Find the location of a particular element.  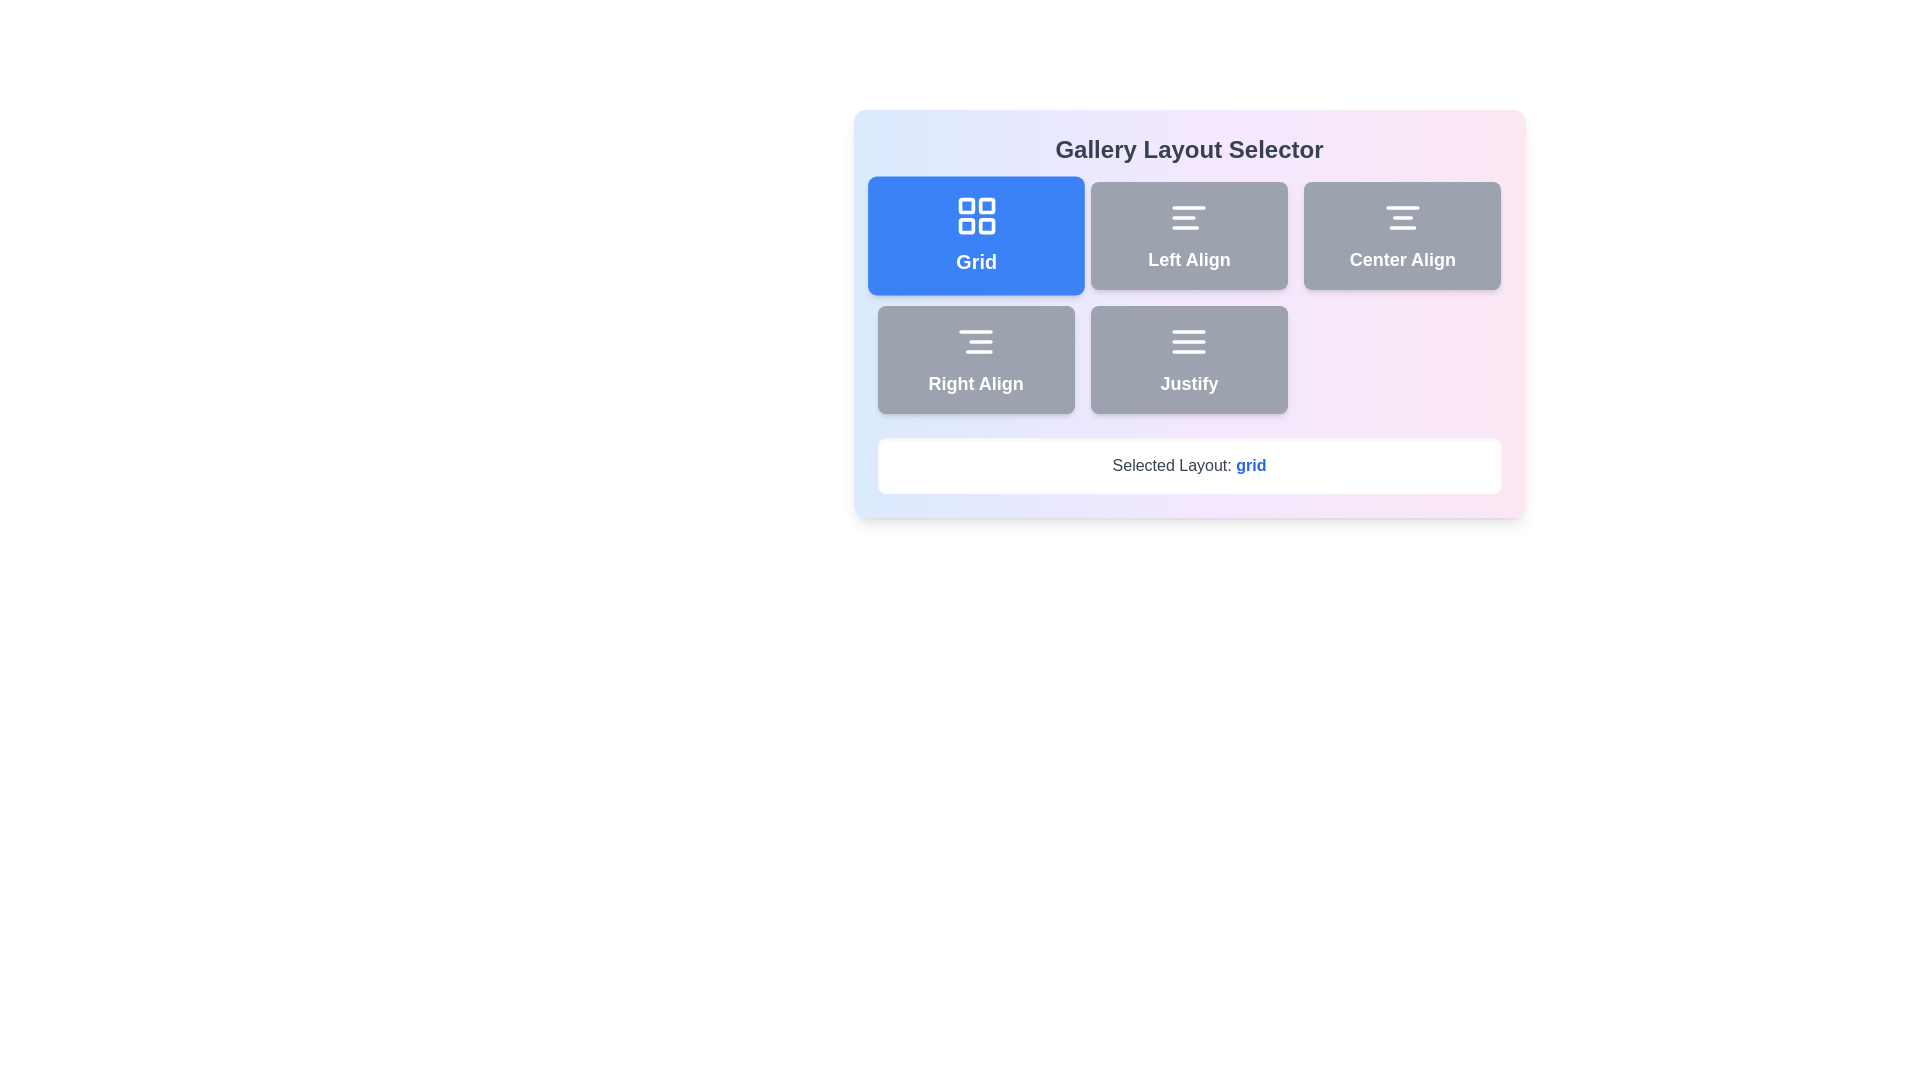

the blue rectangular button labeled 'Grid' with a grid layout icon is located at coordinates (976, 234).